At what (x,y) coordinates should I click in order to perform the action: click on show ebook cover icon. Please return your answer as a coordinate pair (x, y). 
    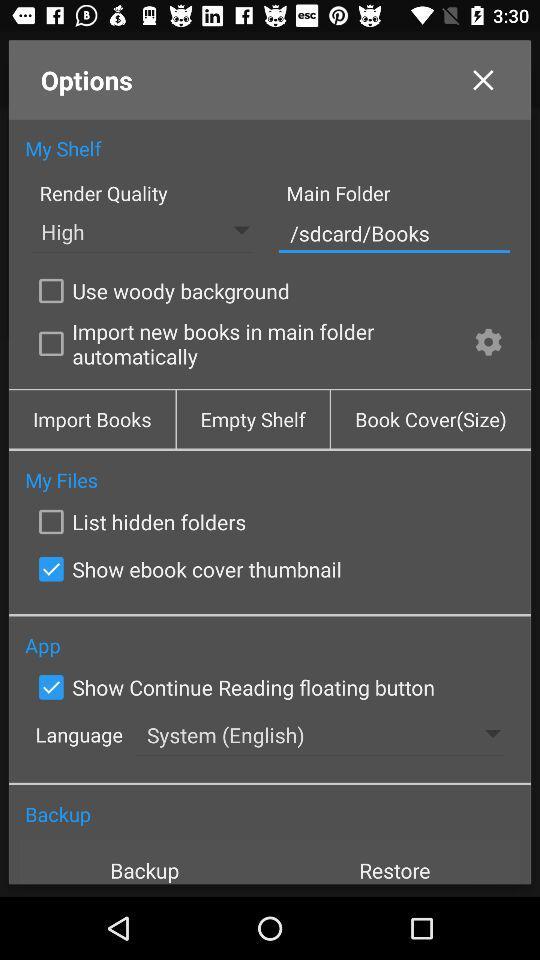
    Looking at the image, I should click on (186, 569).